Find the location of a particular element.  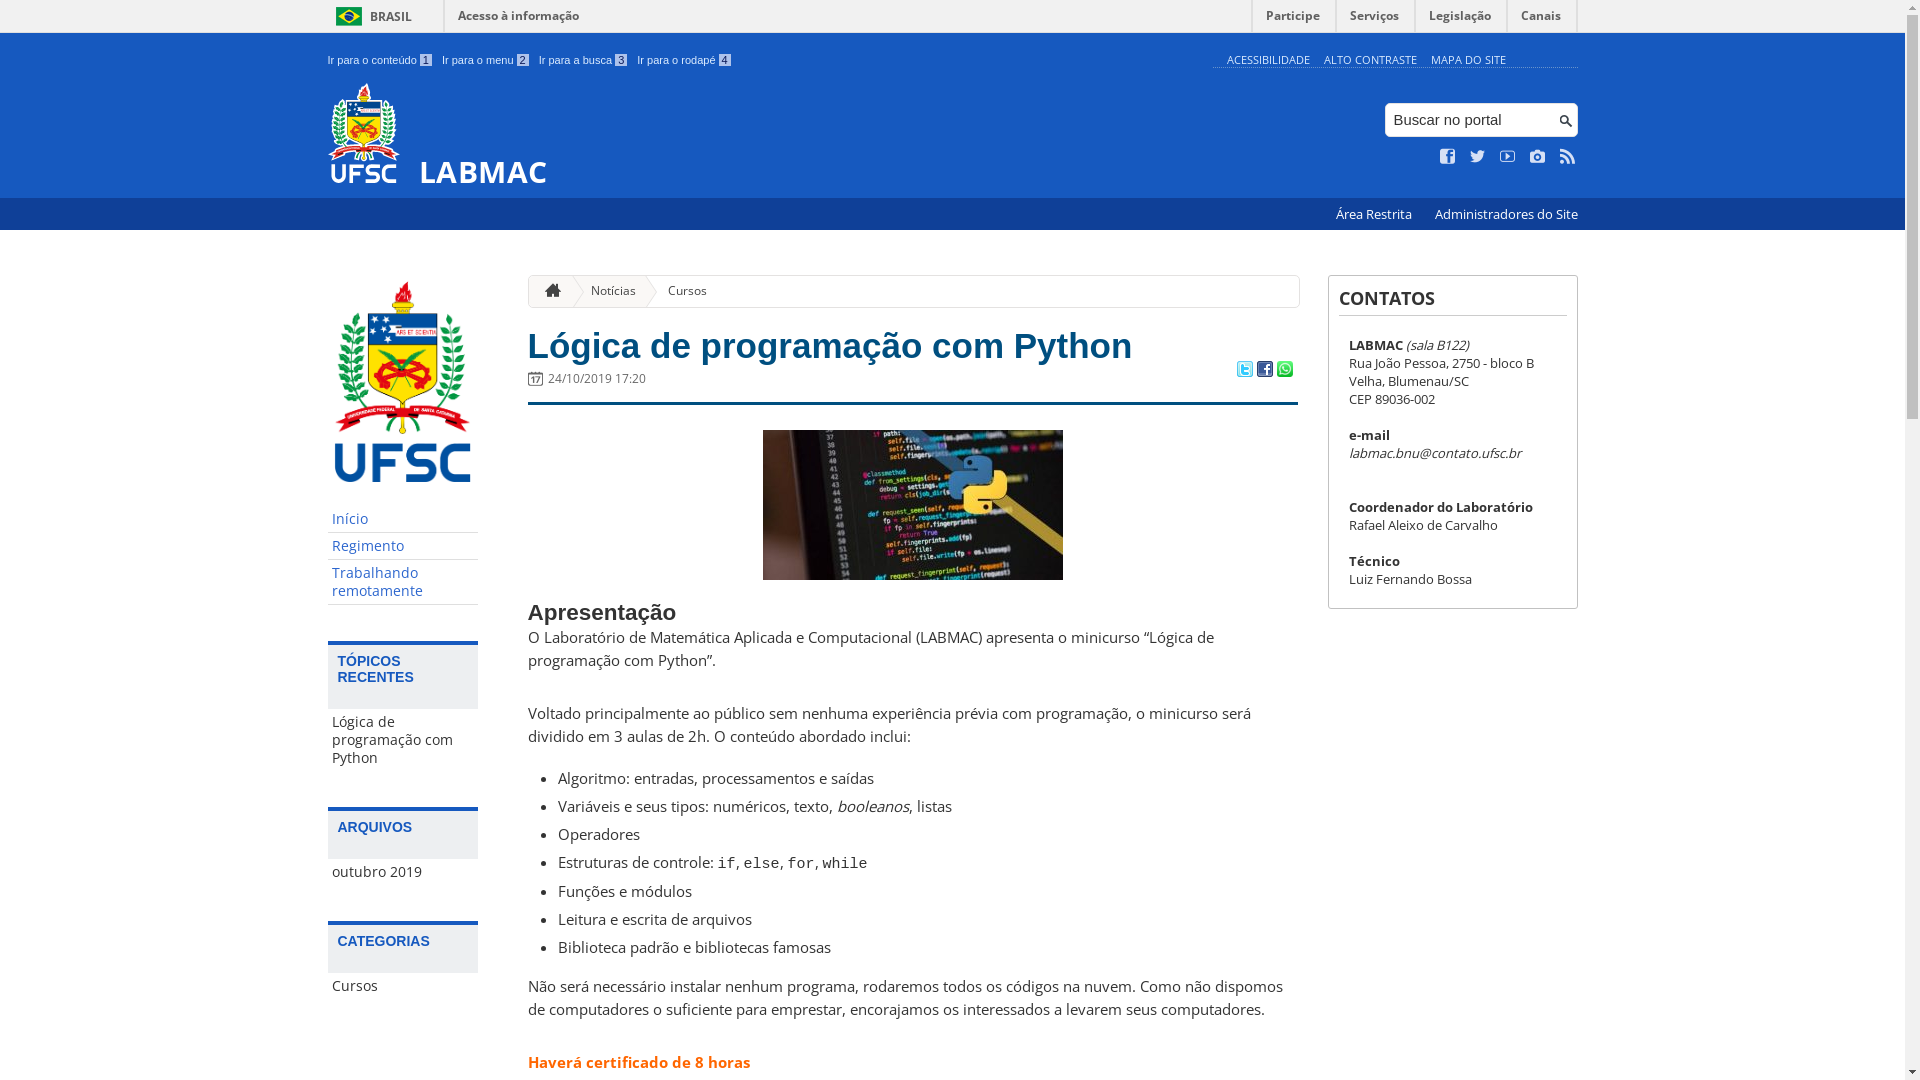

'Participe' is located at coordinates (1251, 20).